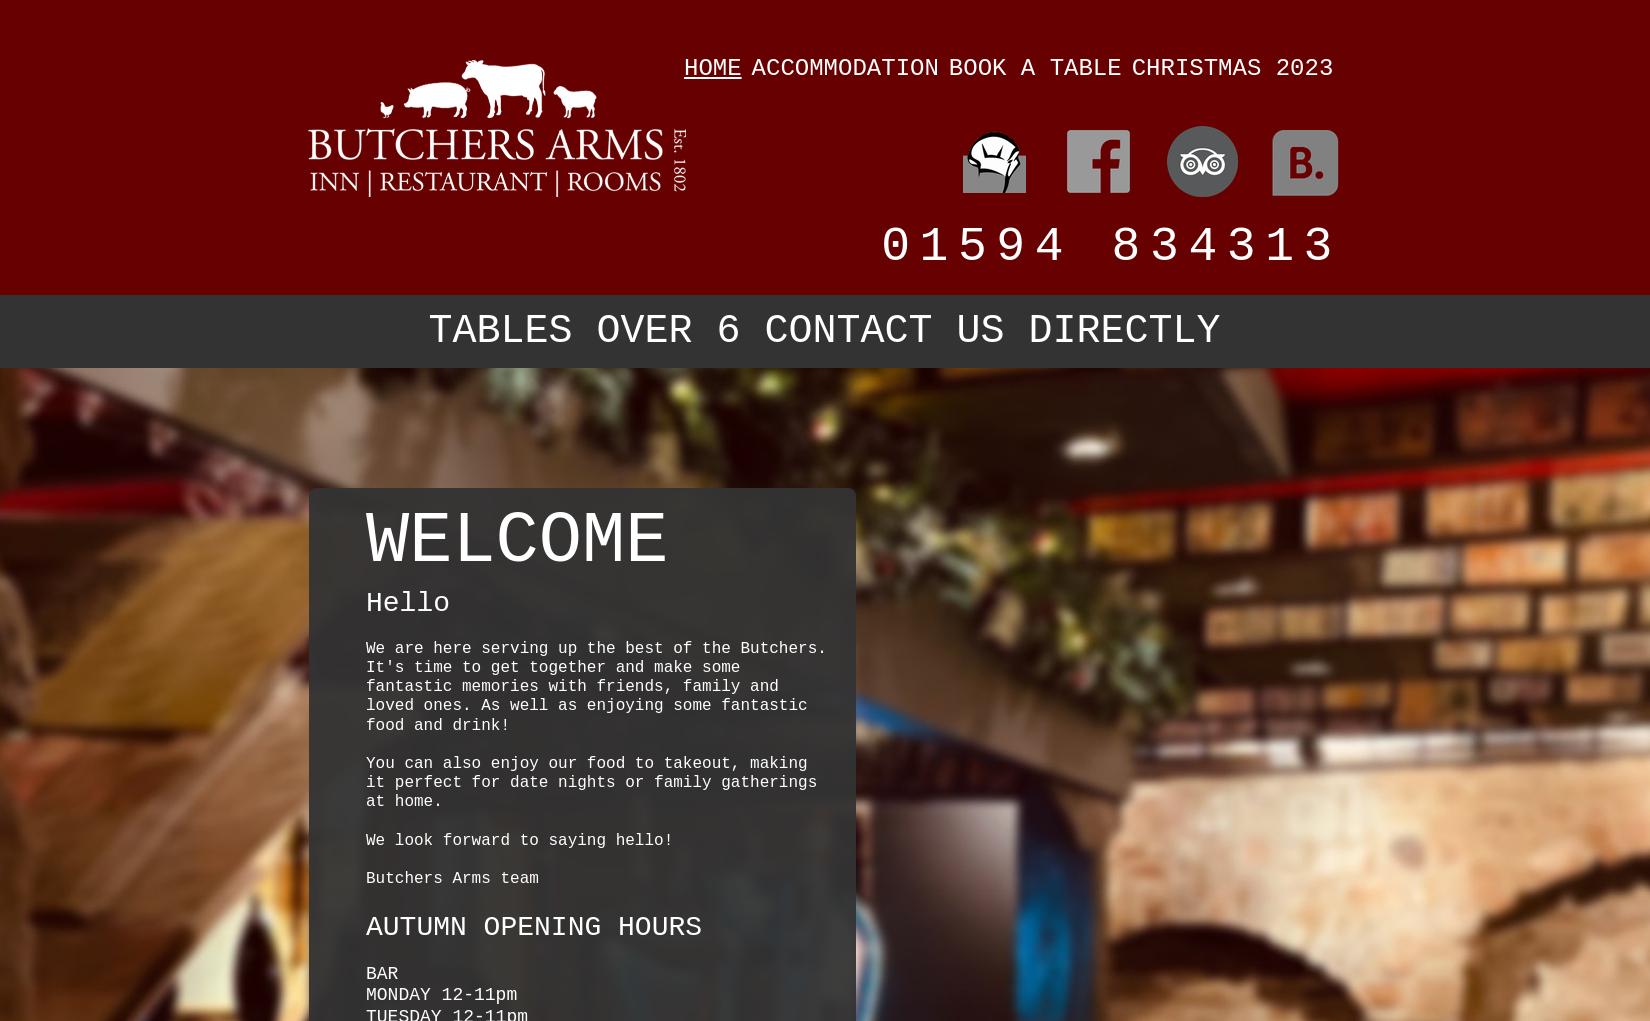  Describe the element at coordinates (365, 926) in the screenshot. I see `'AUTUMN OPENING HOURS'` at that location.